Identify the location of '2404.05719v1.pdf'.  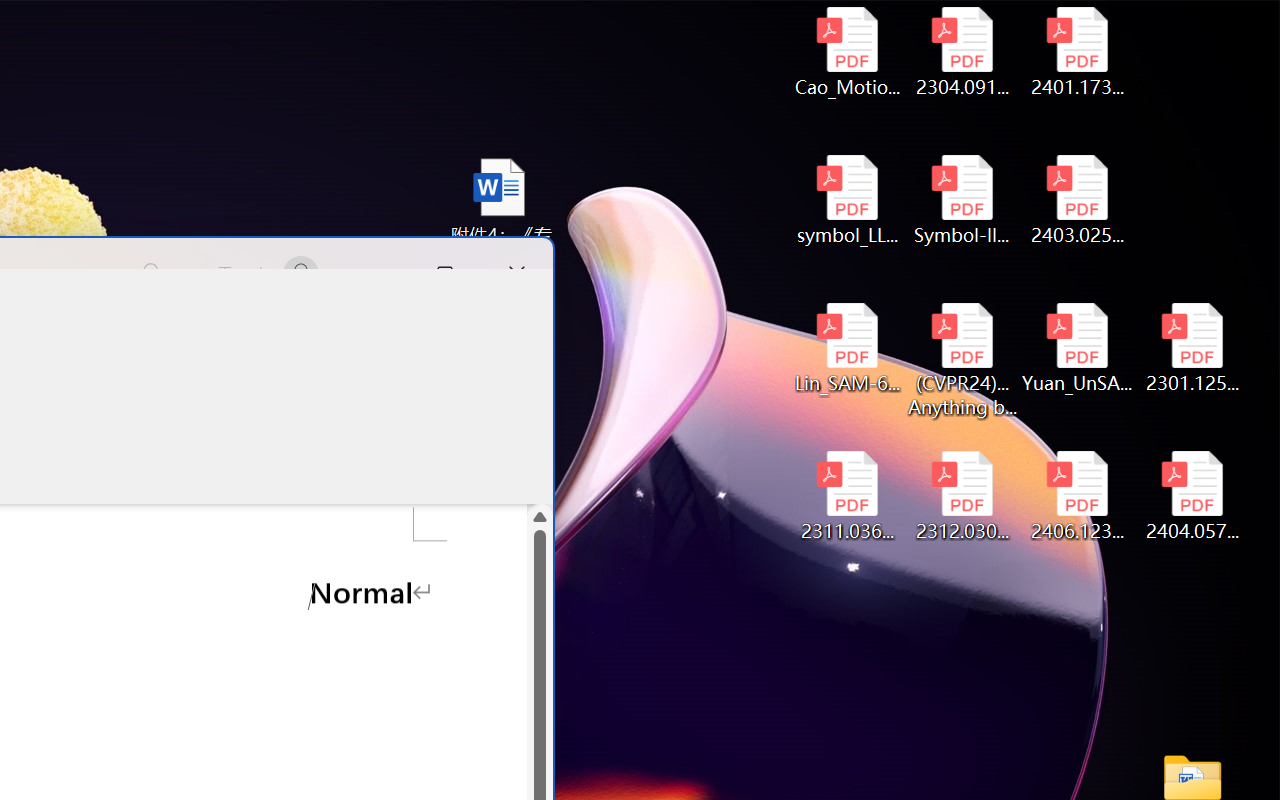
(1192, 496).